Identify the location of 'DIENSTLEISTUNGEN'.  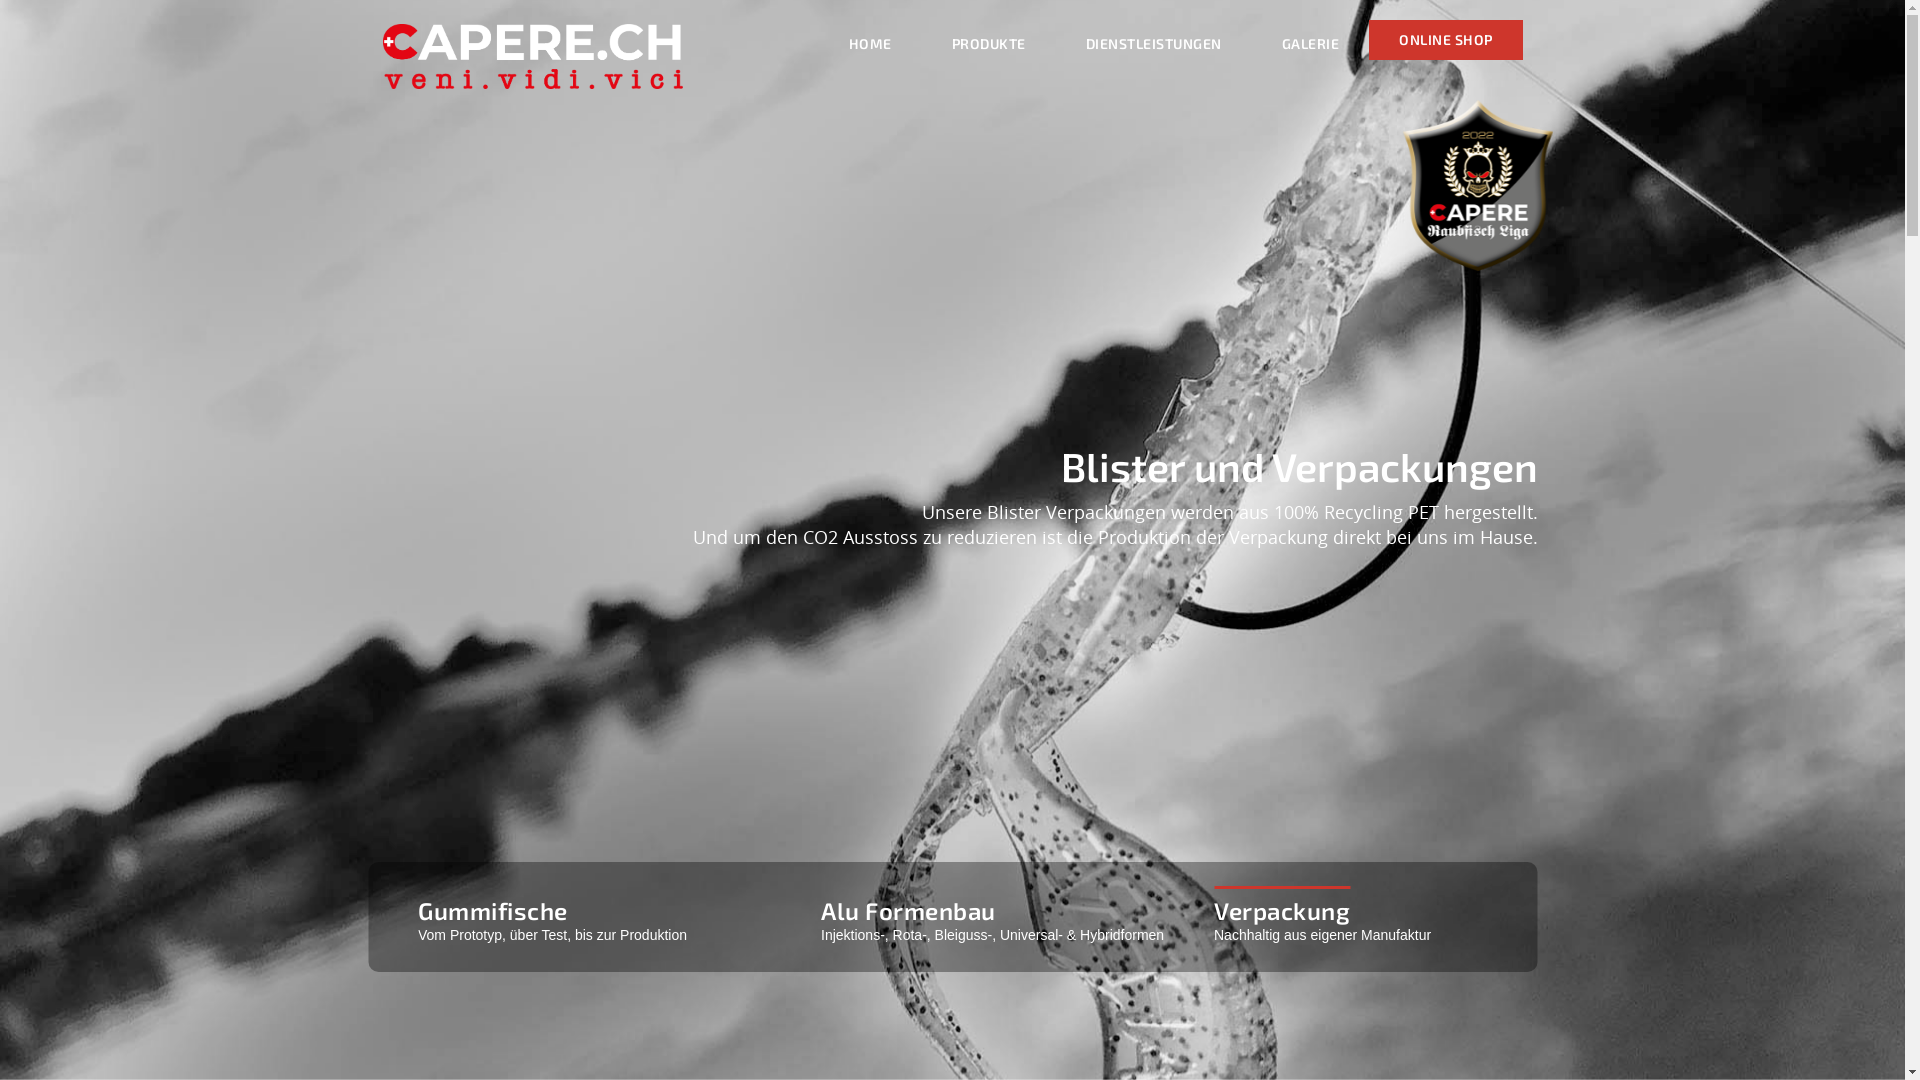
(1153, 43).